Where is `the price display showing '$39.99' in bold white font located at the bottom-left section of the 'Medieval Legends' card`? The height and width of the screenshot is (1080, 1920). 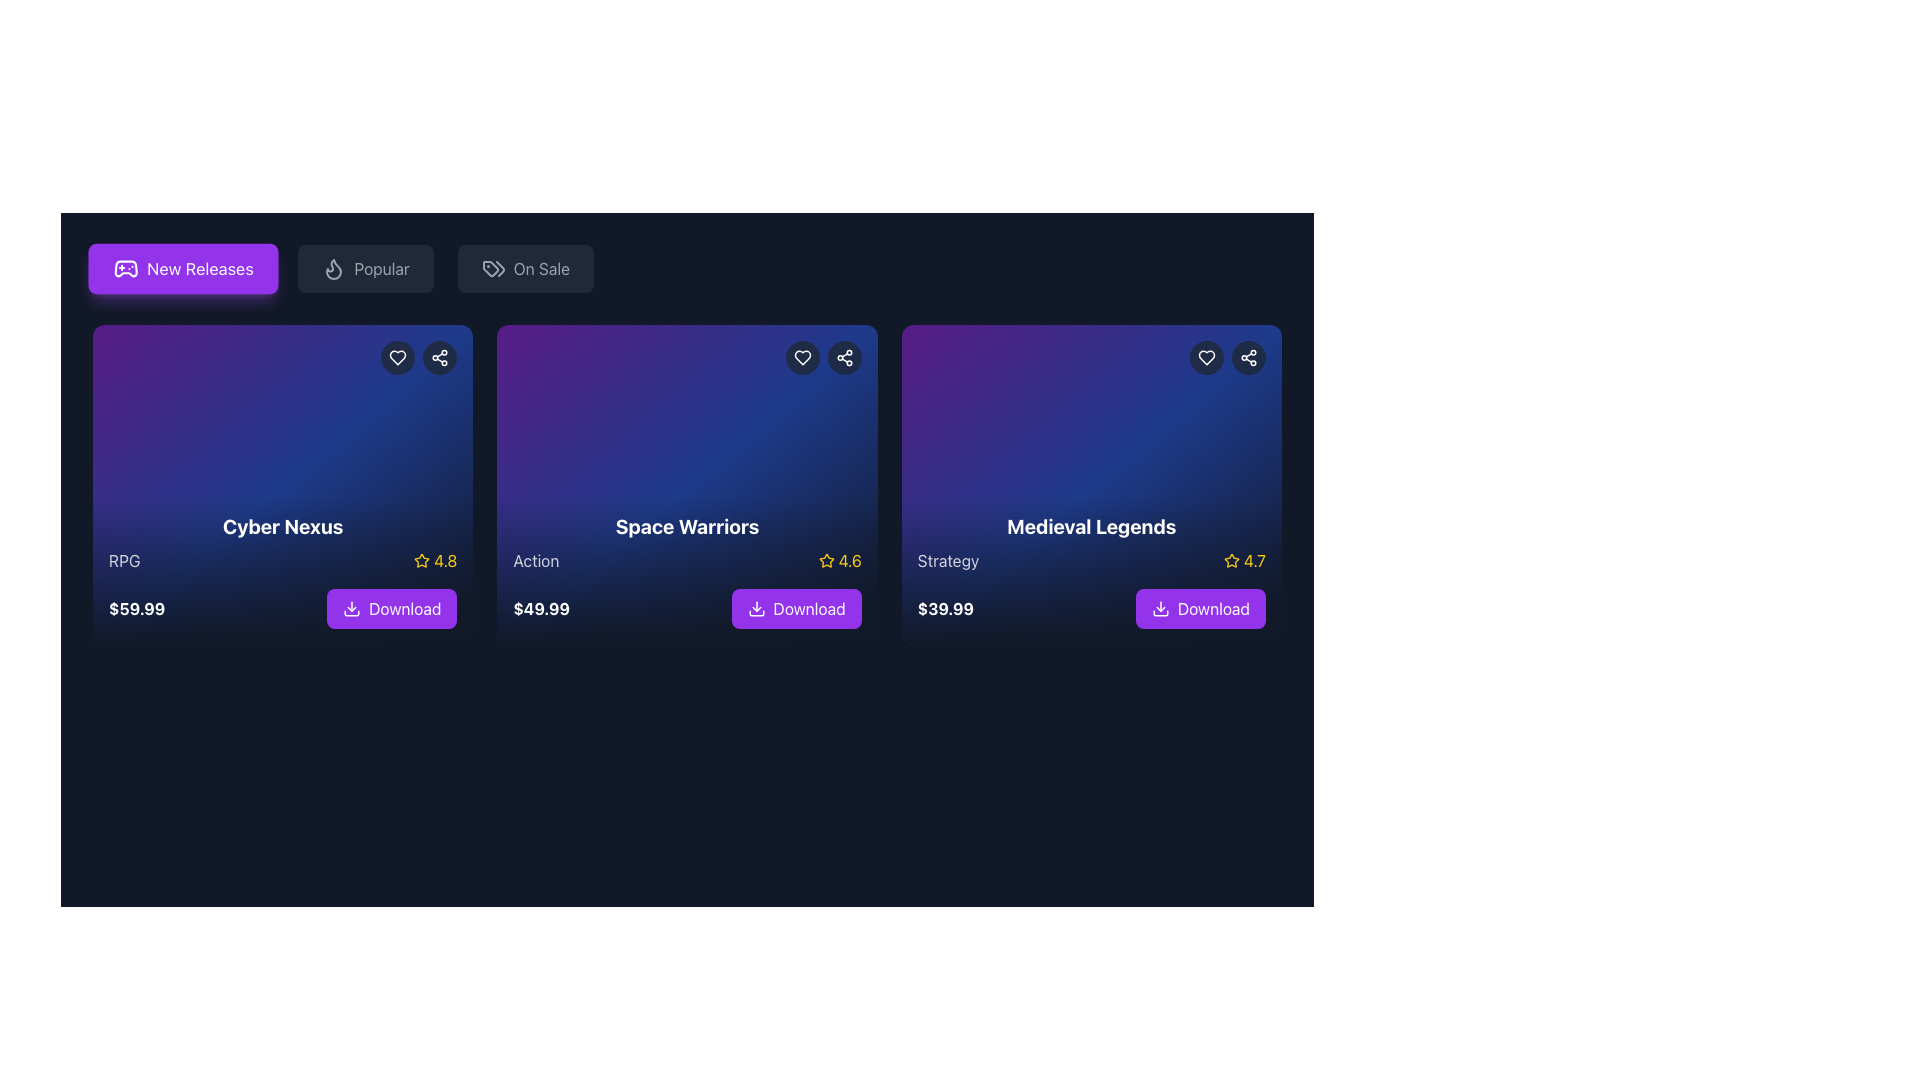
the price display showing '$39.99' in bold white font located at the bottom-left section of the 'Medieval Legends' card is located at coordinates (944, 608).